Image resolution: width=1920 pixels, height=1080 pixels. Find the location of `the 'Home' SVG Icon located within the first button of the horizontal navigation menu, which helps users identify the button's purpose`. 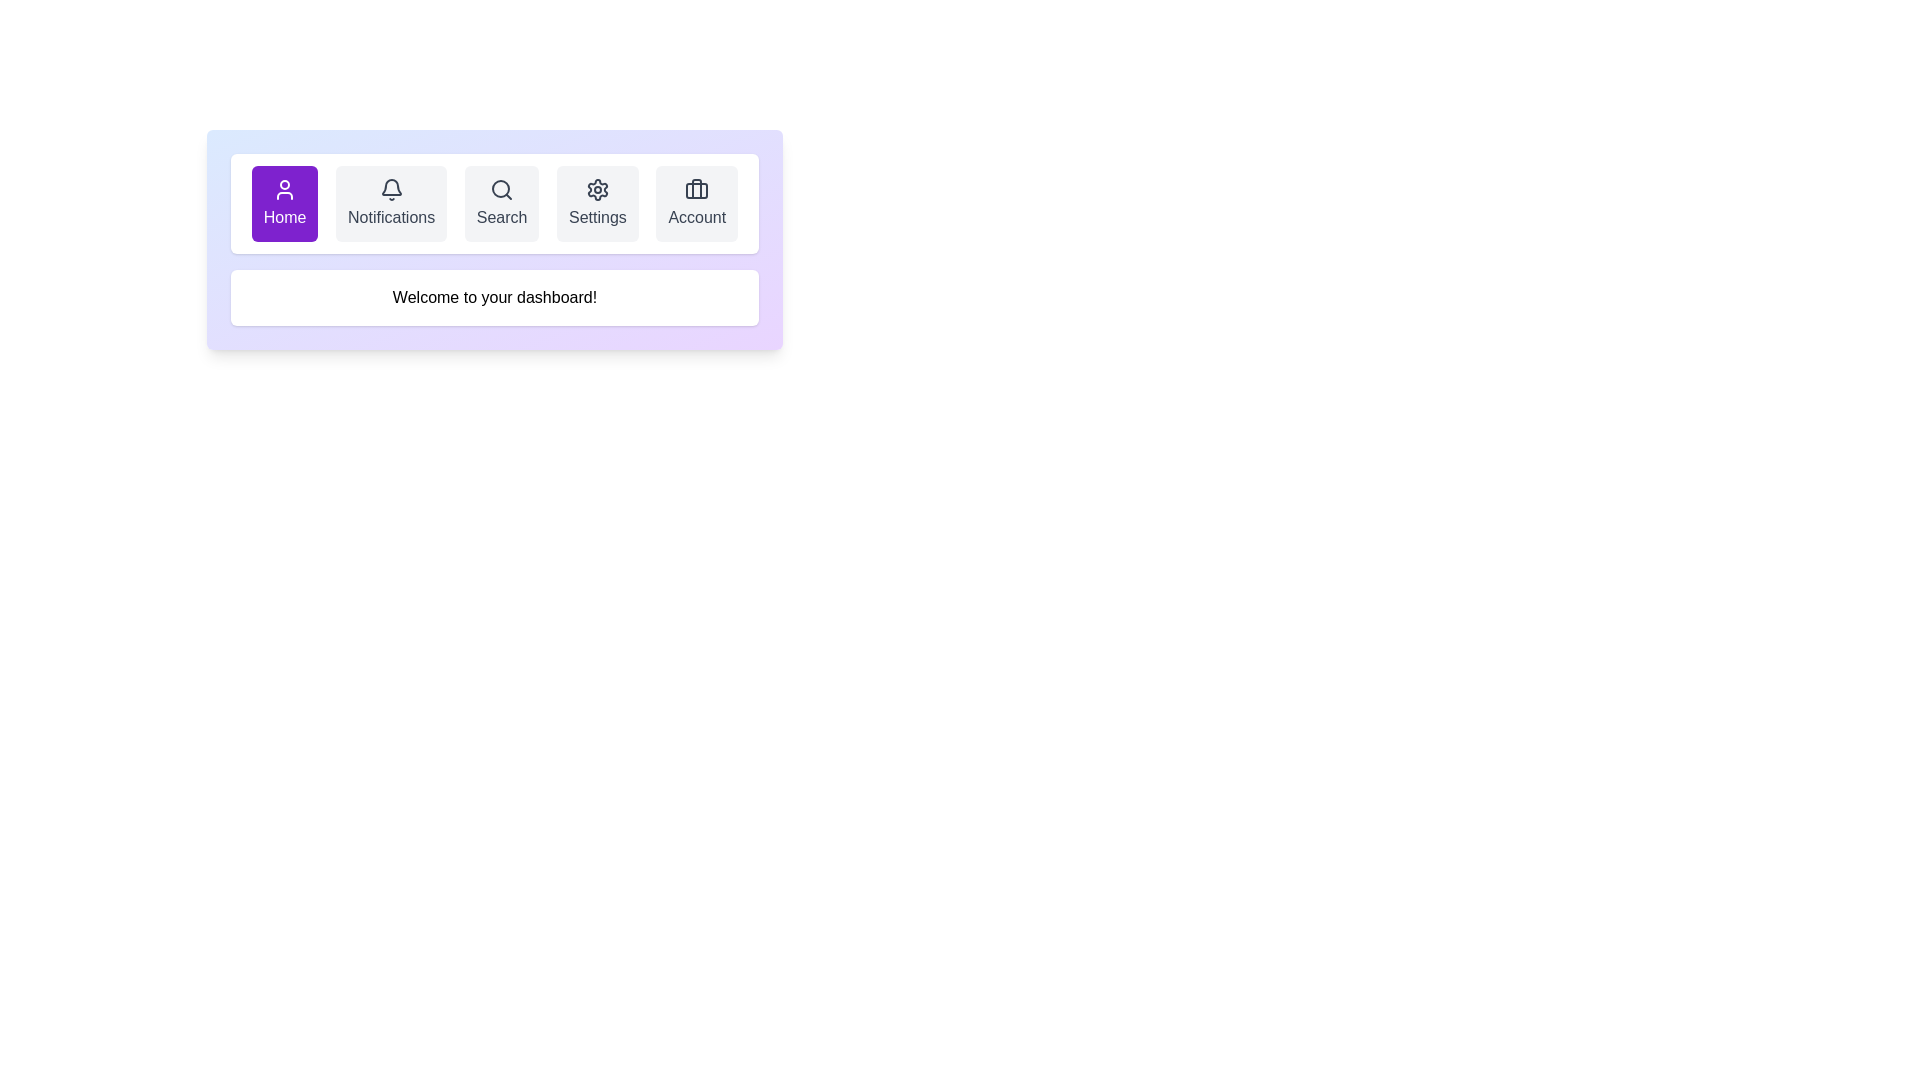

the 'Home' SVG Icon located within the first button of the horizontal navigation menu, which helps users identify the button's purpose is located at coordinates (284, 189).